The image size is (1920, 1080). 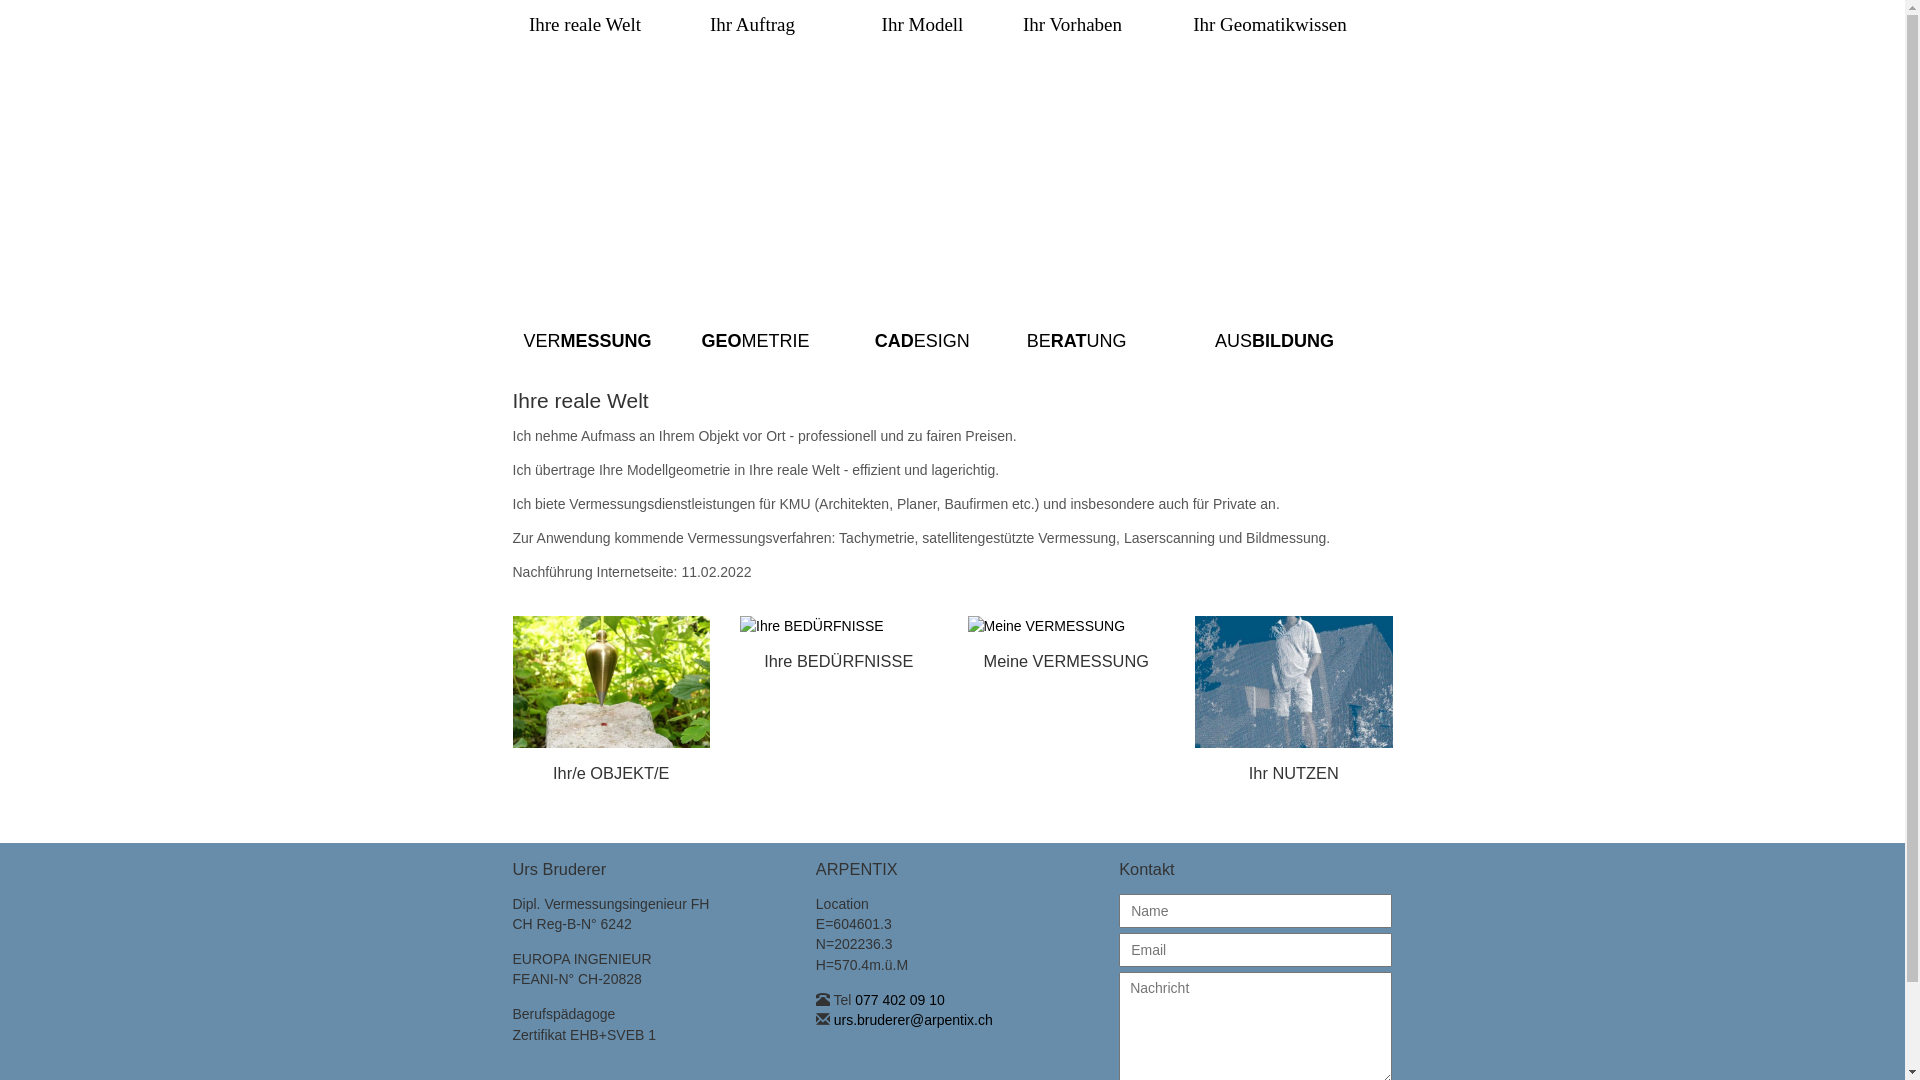 I want to click on 'Meine VERMESSUNG', so click(x=968, y=660).